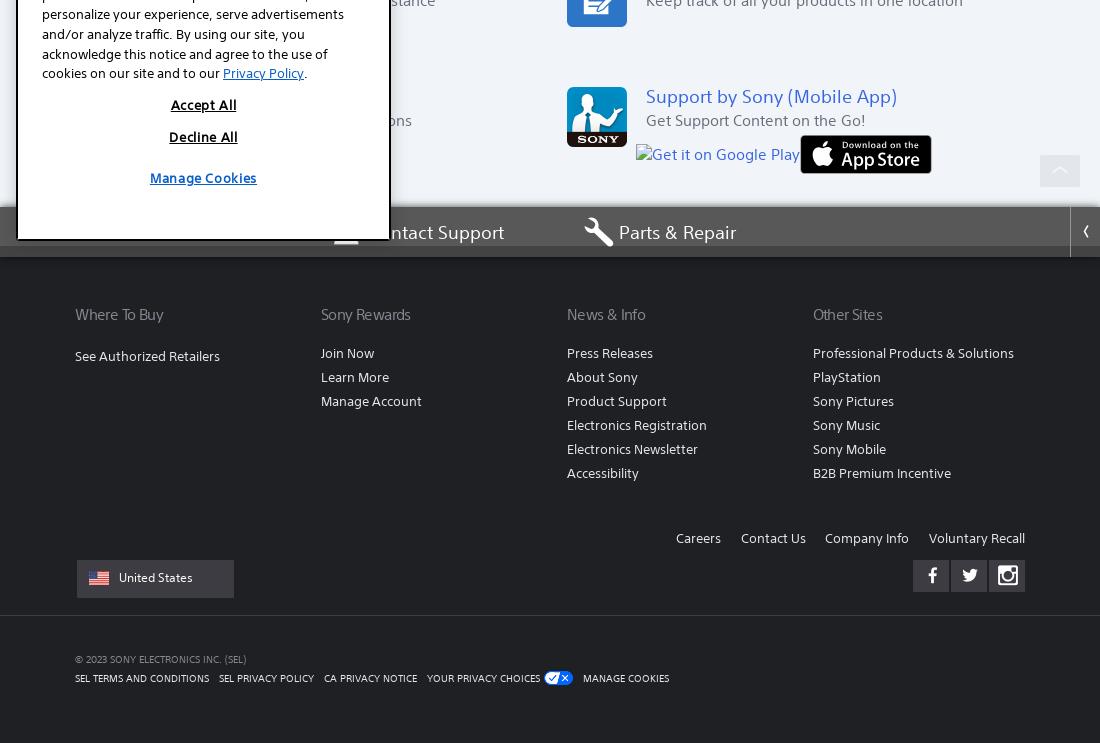 This screenshot has height=743, width=1100. Describe the element at coordinates (675, 538) in the screenshot. I see `'Careers'` at that location.